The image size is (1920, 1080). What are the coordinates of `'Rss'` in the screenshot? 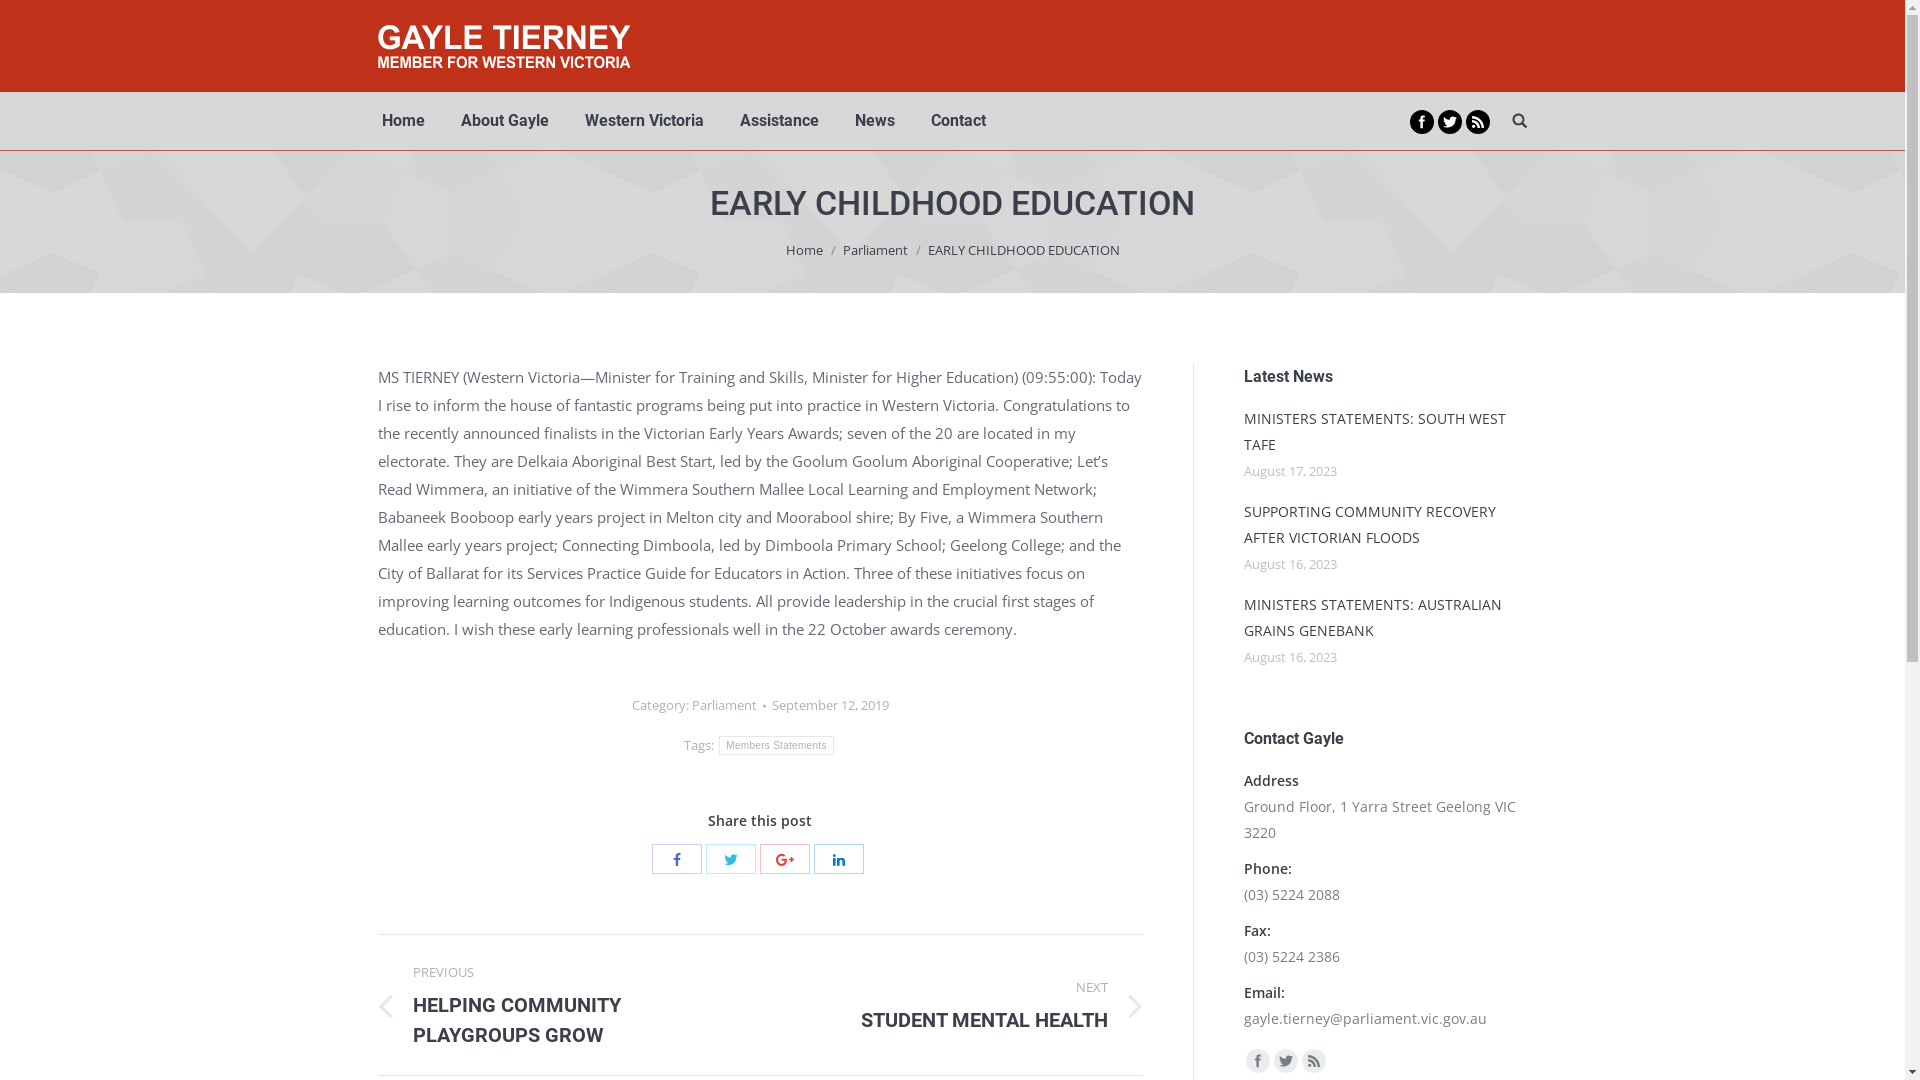 It's located at (1314, 1059).